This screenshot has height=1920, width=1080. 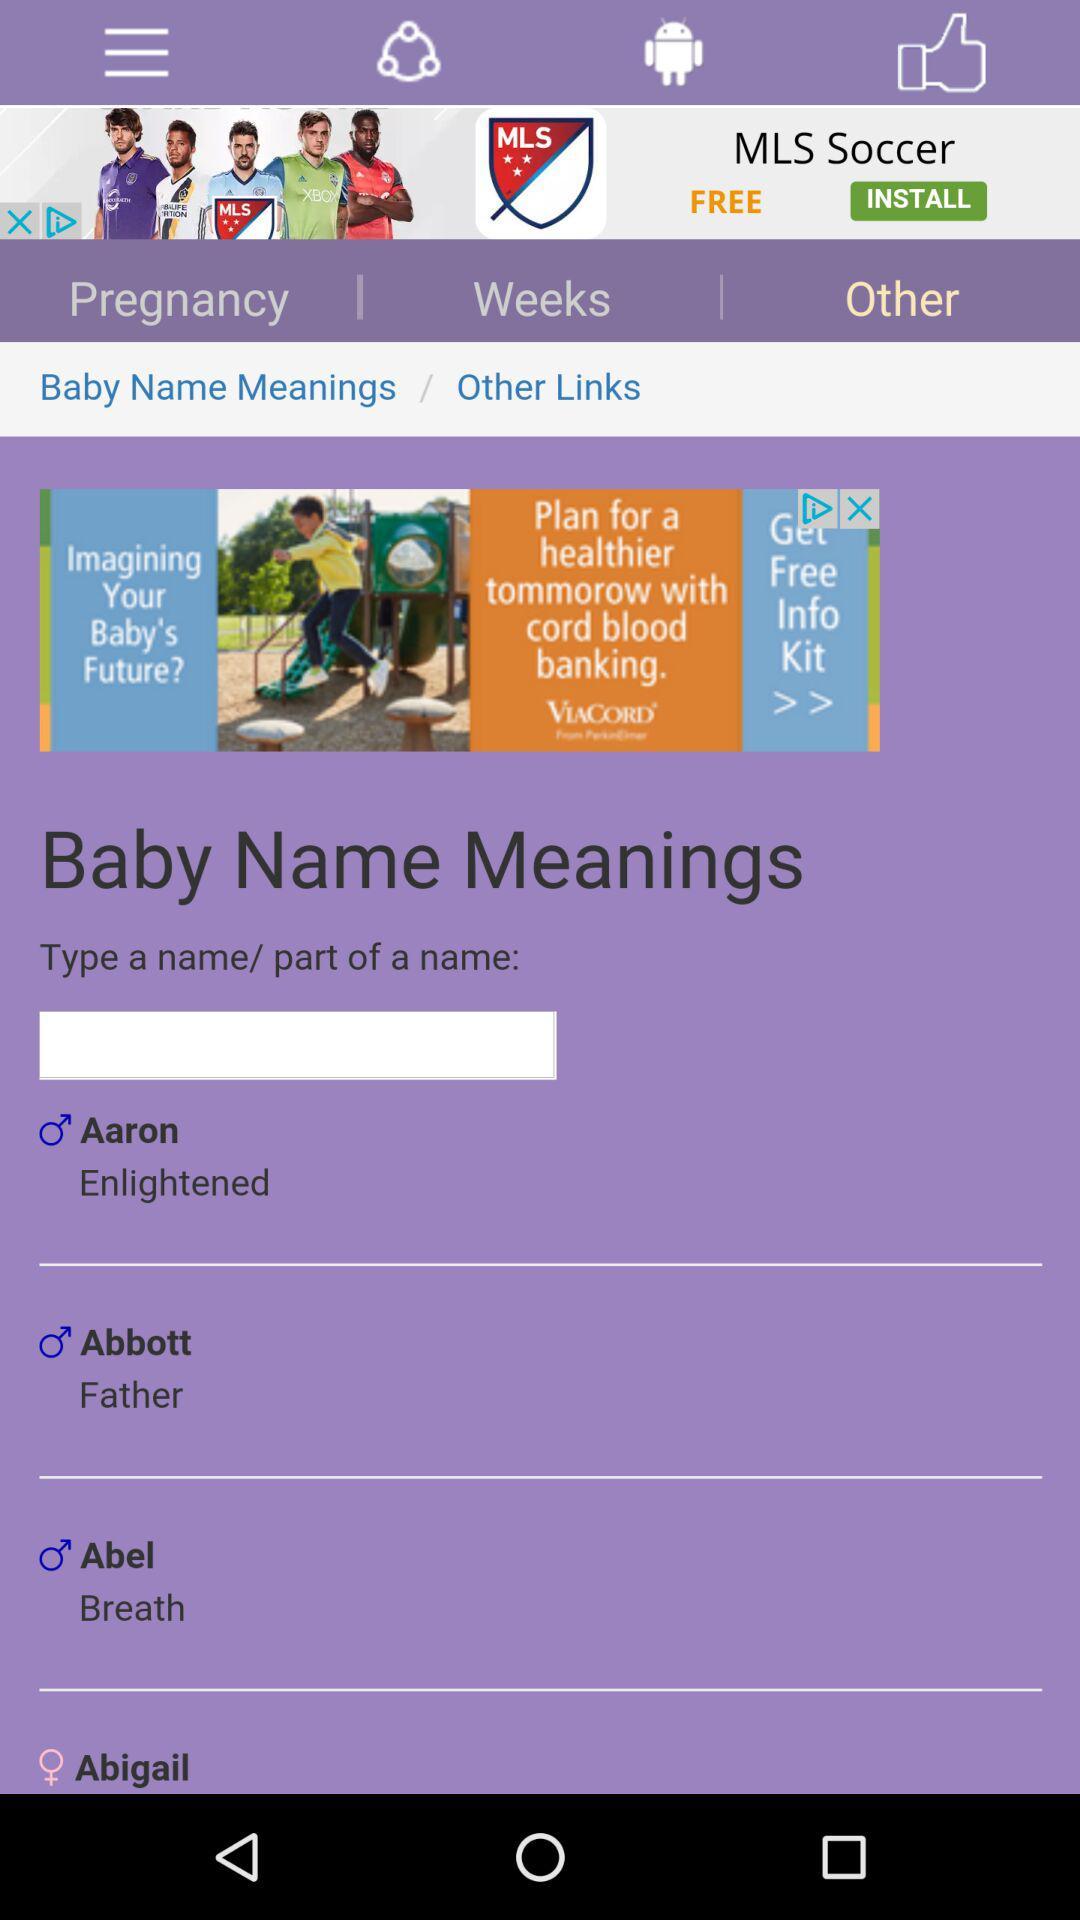 I want to click on open menu options, so click(x=135, y=52).